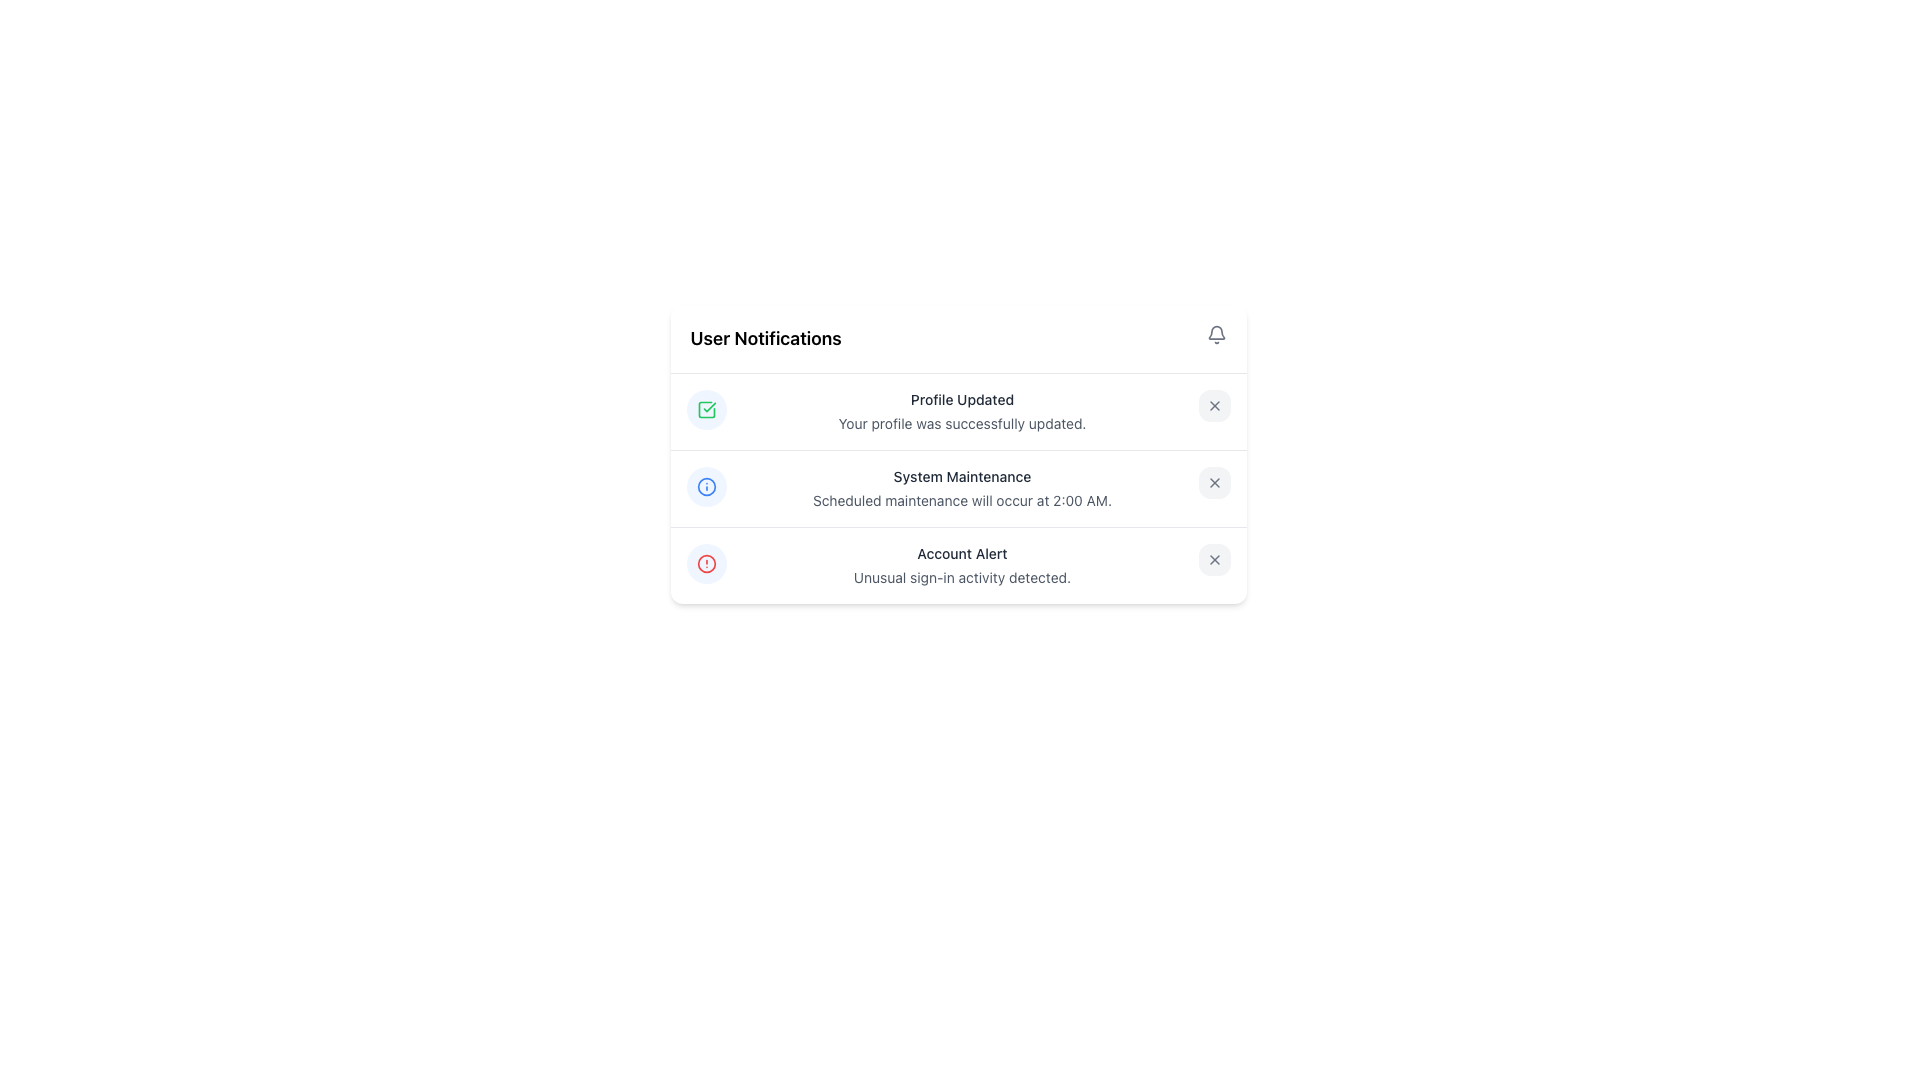 The width and height of the screenshot is (1920, 1080). I want to click on system message text label conveying unusual sign-in activity information, which is positioned below the 'Account Alert' title, so click(962, 578).